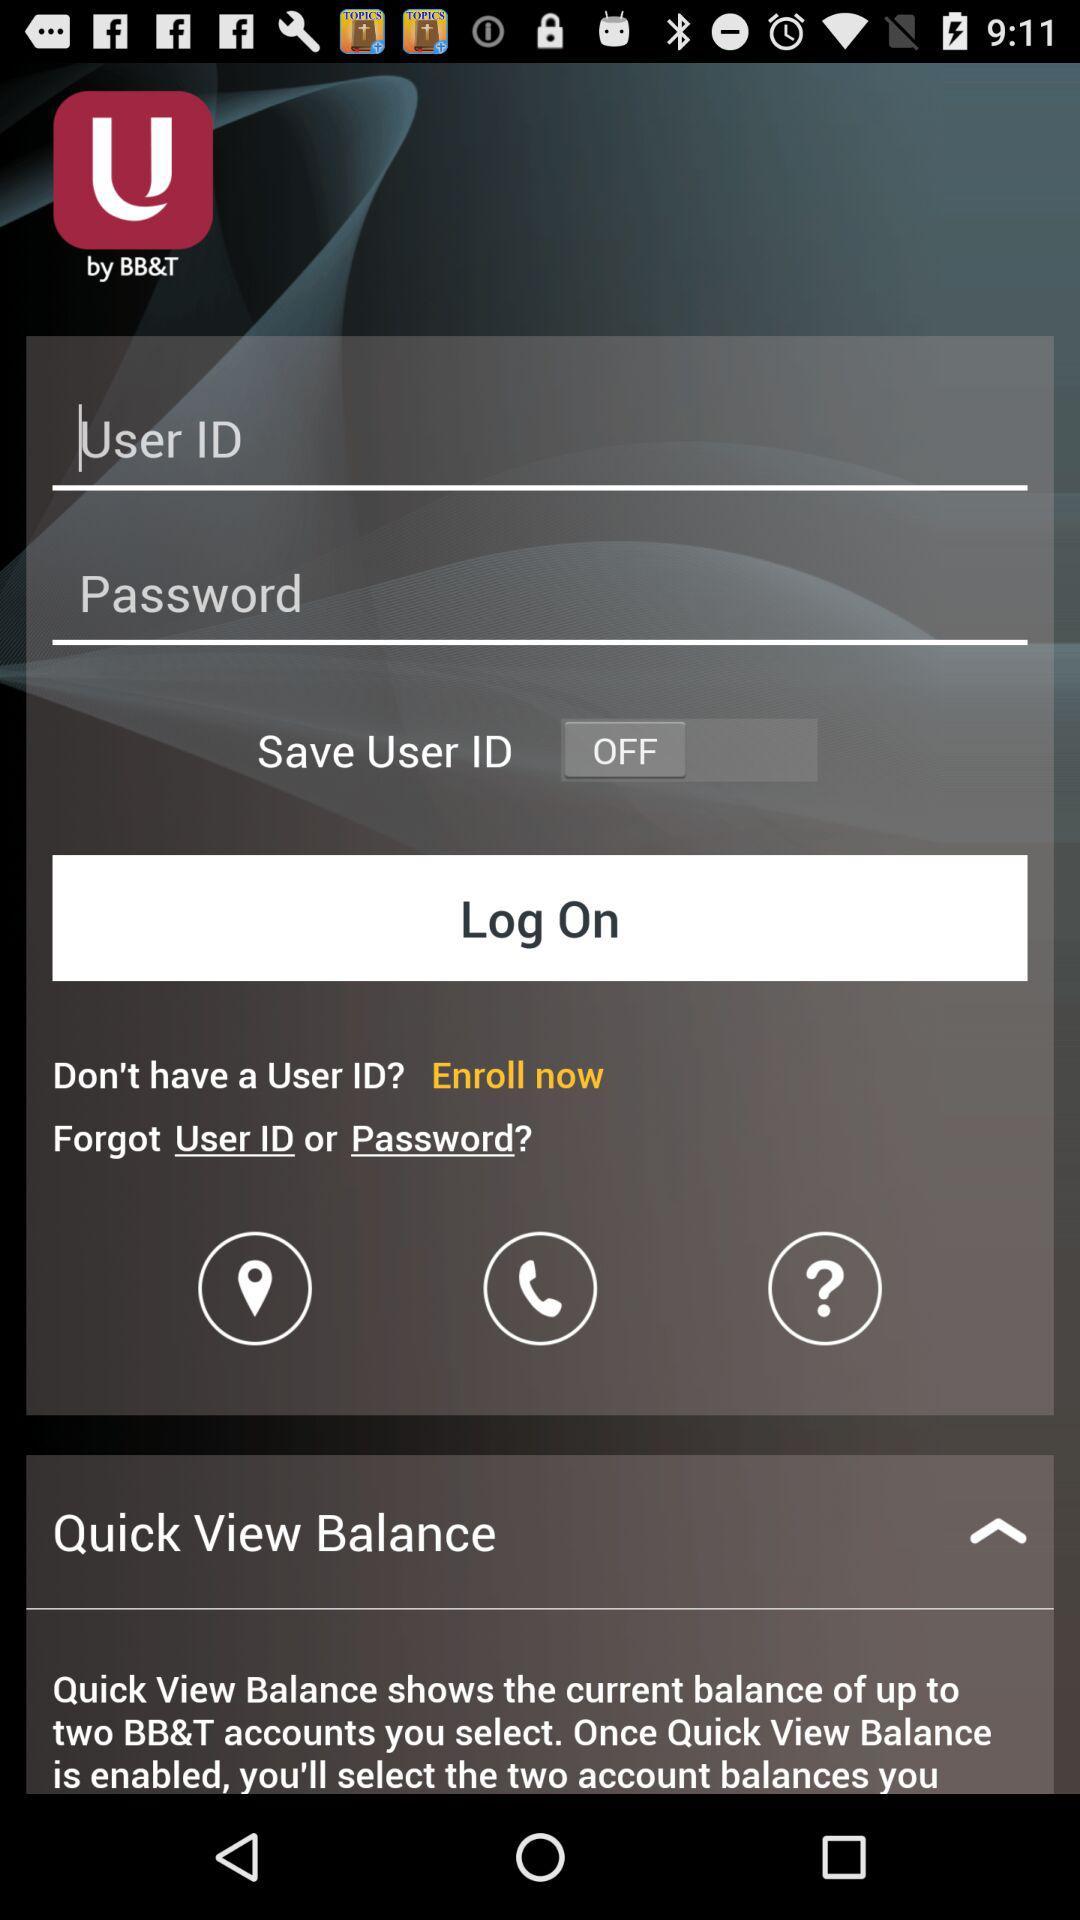 This screenshot has height=1920, width=1080. I want to click on the log on item, so click(540, 916).